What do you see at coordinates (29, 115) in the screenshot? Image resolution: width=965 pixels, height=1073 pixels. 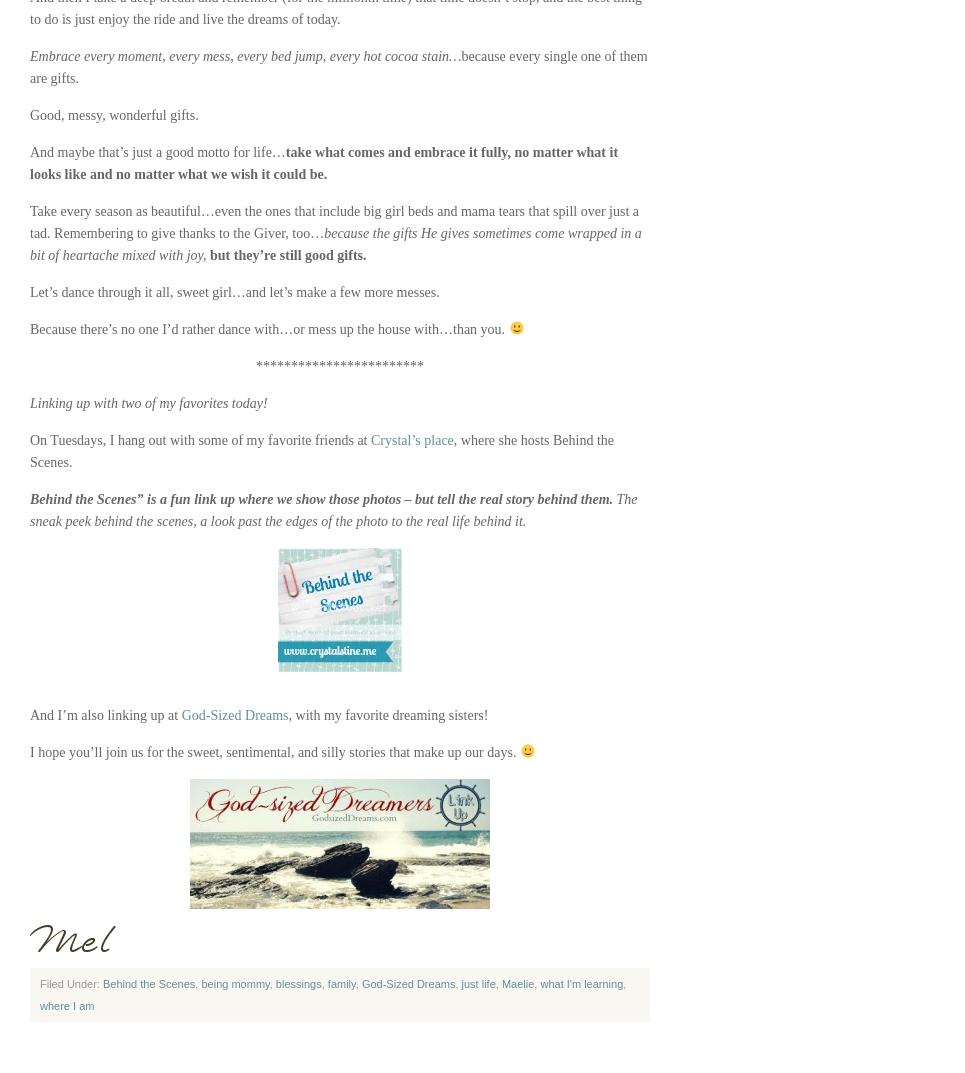 I see `'Good, messy, wonderful gifts.'` at bounding box center [29, 115].